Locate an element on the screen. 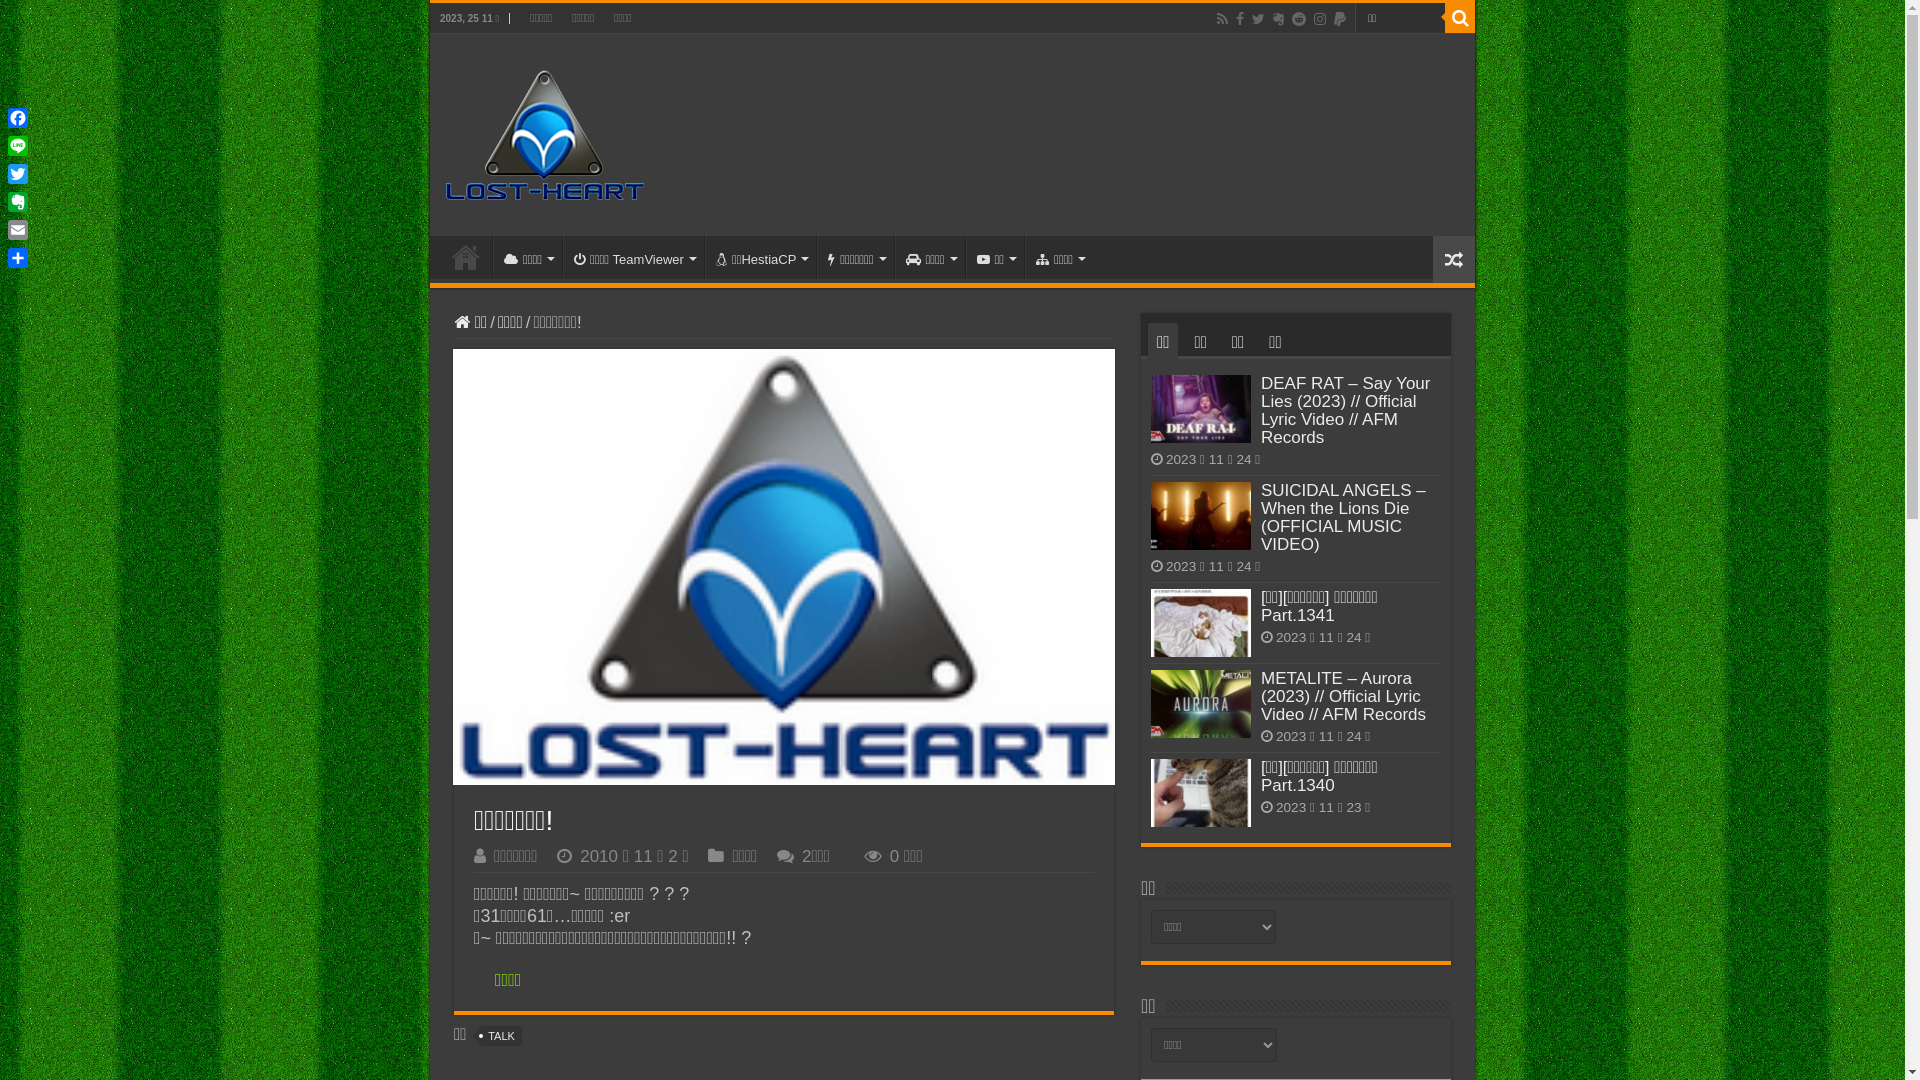  'Facebook' is located at coordinates (18, 118).